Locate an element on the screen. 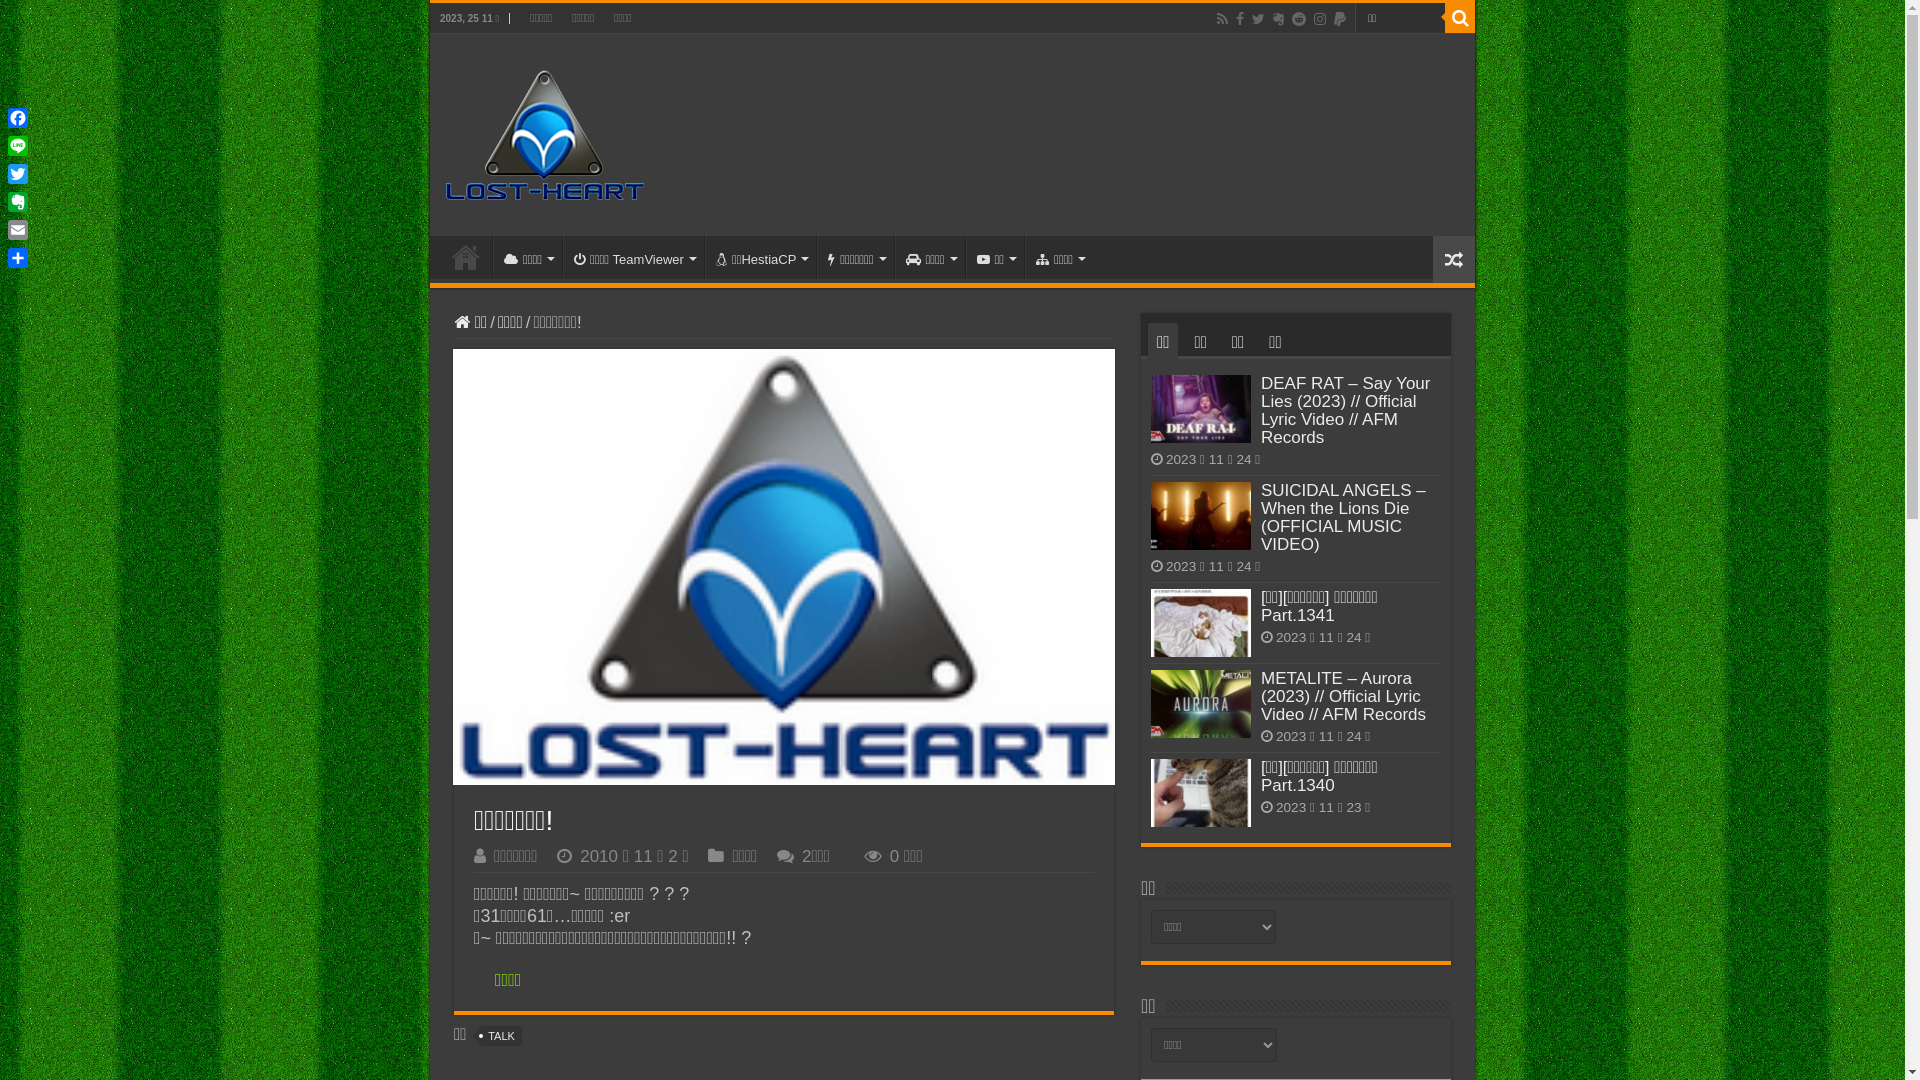  'Facebook' is located at coordinates (18, 118).